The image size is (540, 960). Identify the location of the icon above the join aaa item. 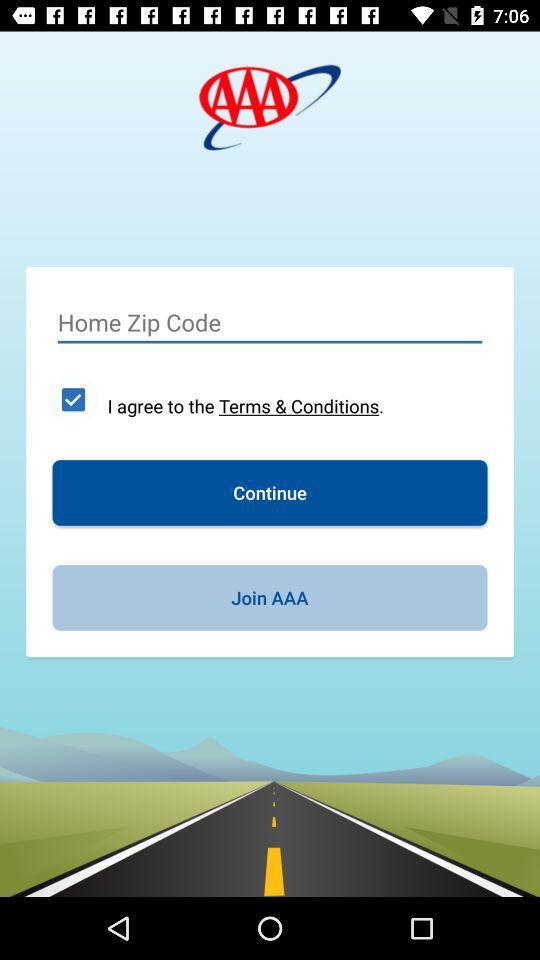
(270, 491).